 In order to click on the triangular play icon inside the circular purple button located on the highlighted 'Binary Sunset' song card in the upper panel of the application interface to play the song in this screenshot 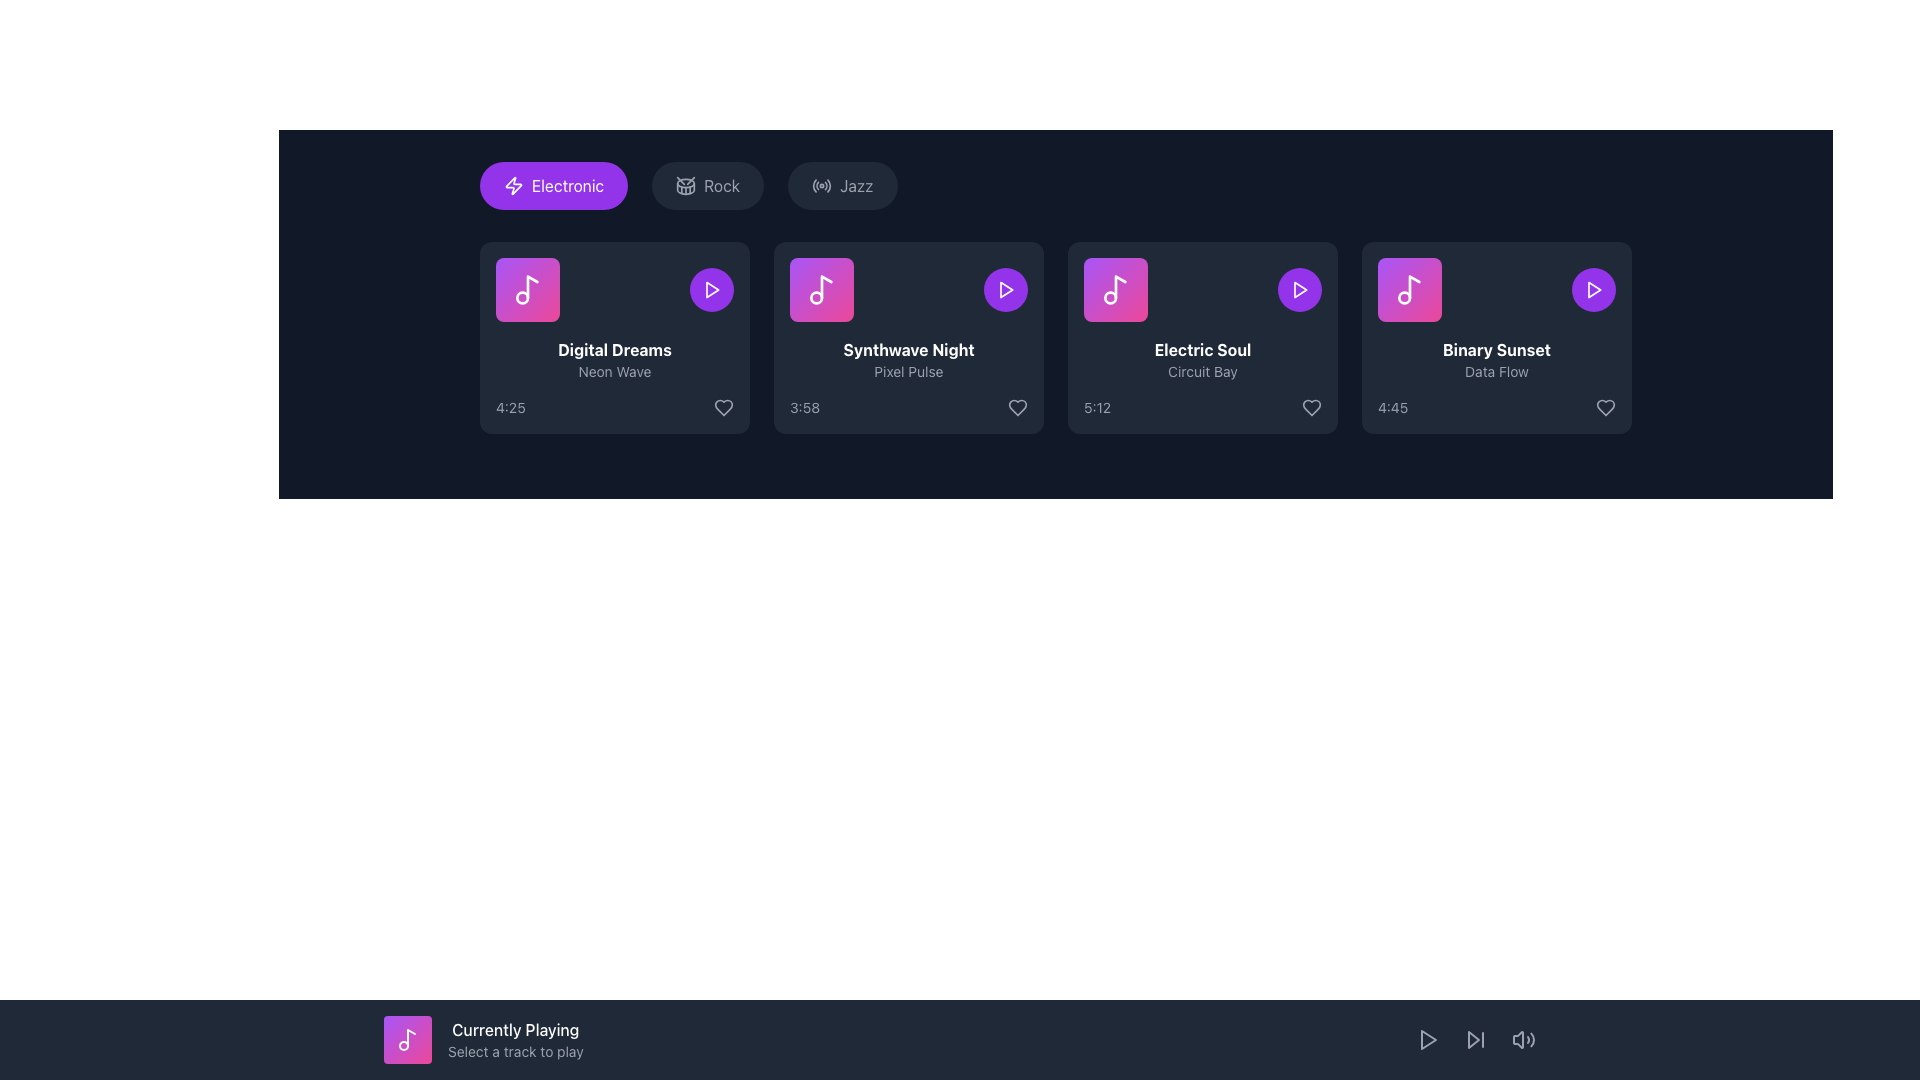, I will do `click(1592, 289)`.